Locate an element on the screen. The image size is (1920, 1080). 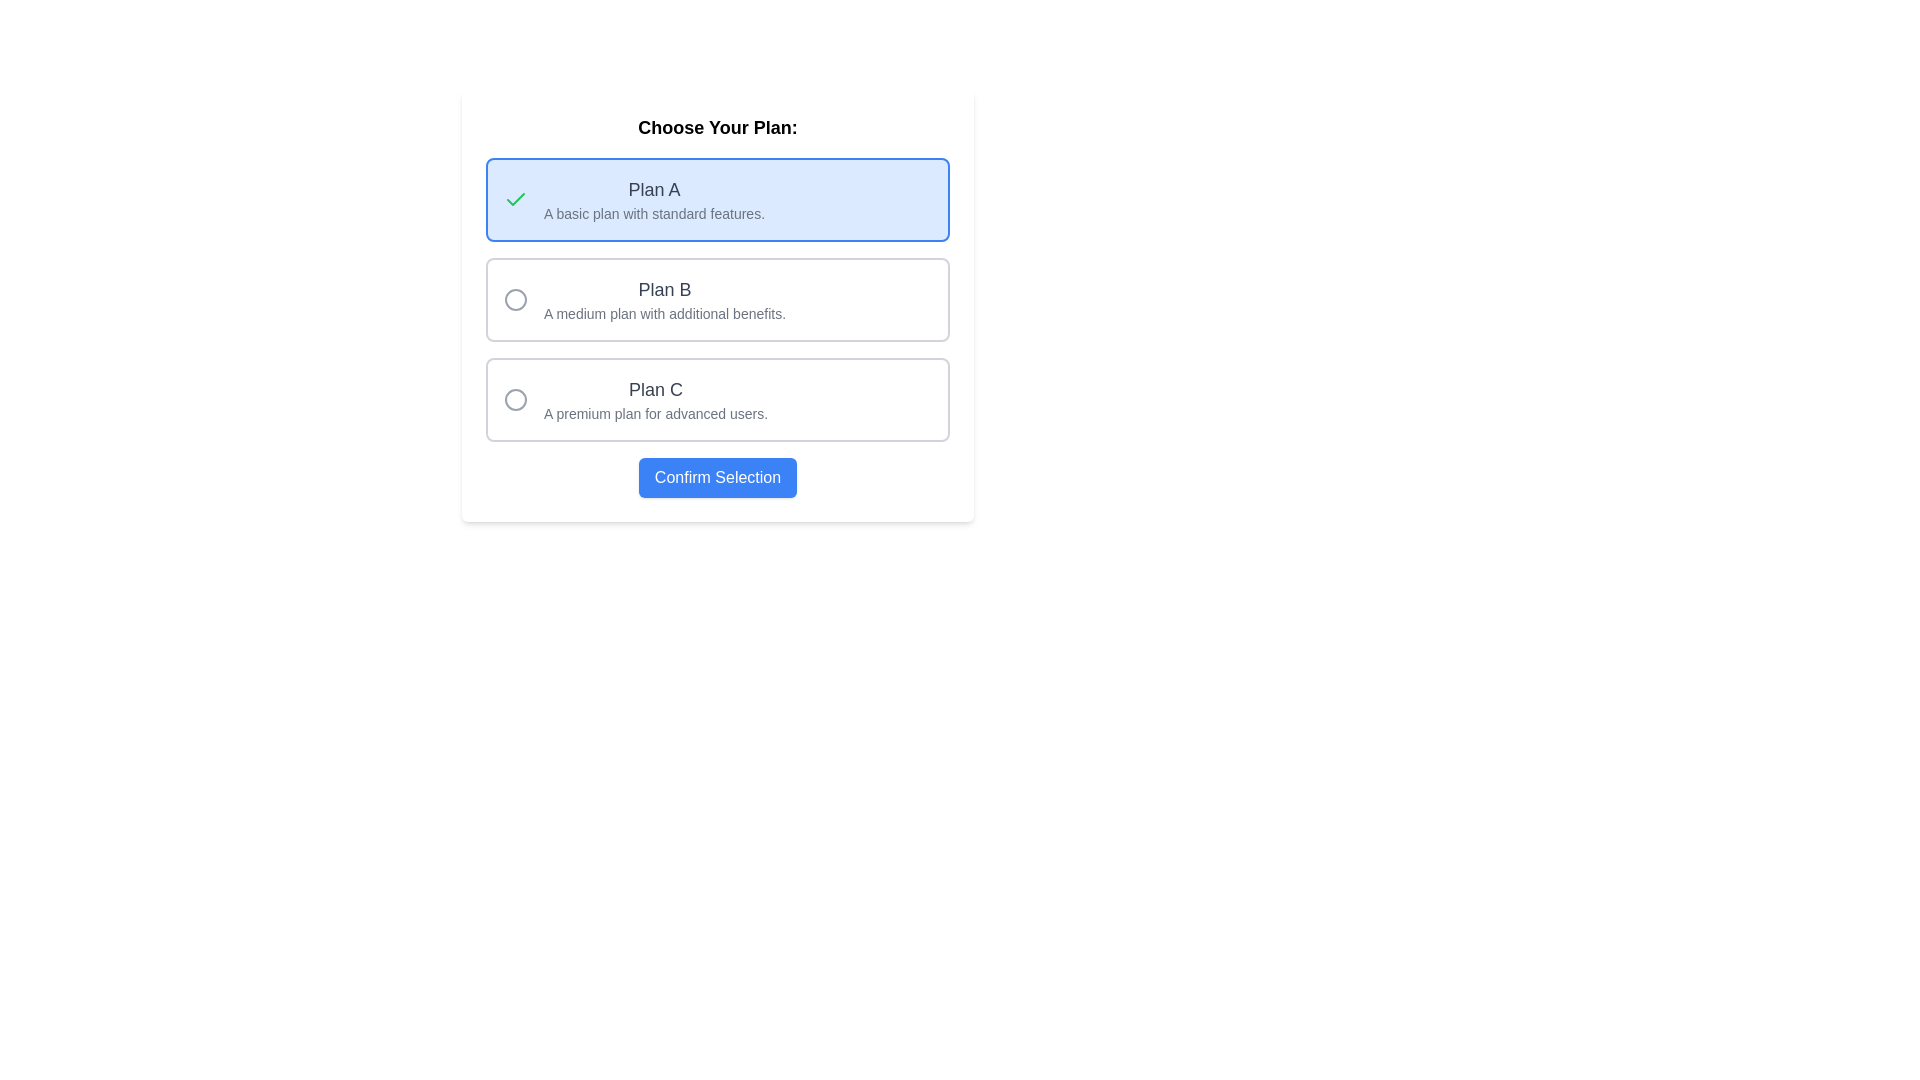
the central SVG circle element located within the 'Choose Your Plan' UI, positioned to the left of the 'Plan B' text option is located at coordinates (515, 300).